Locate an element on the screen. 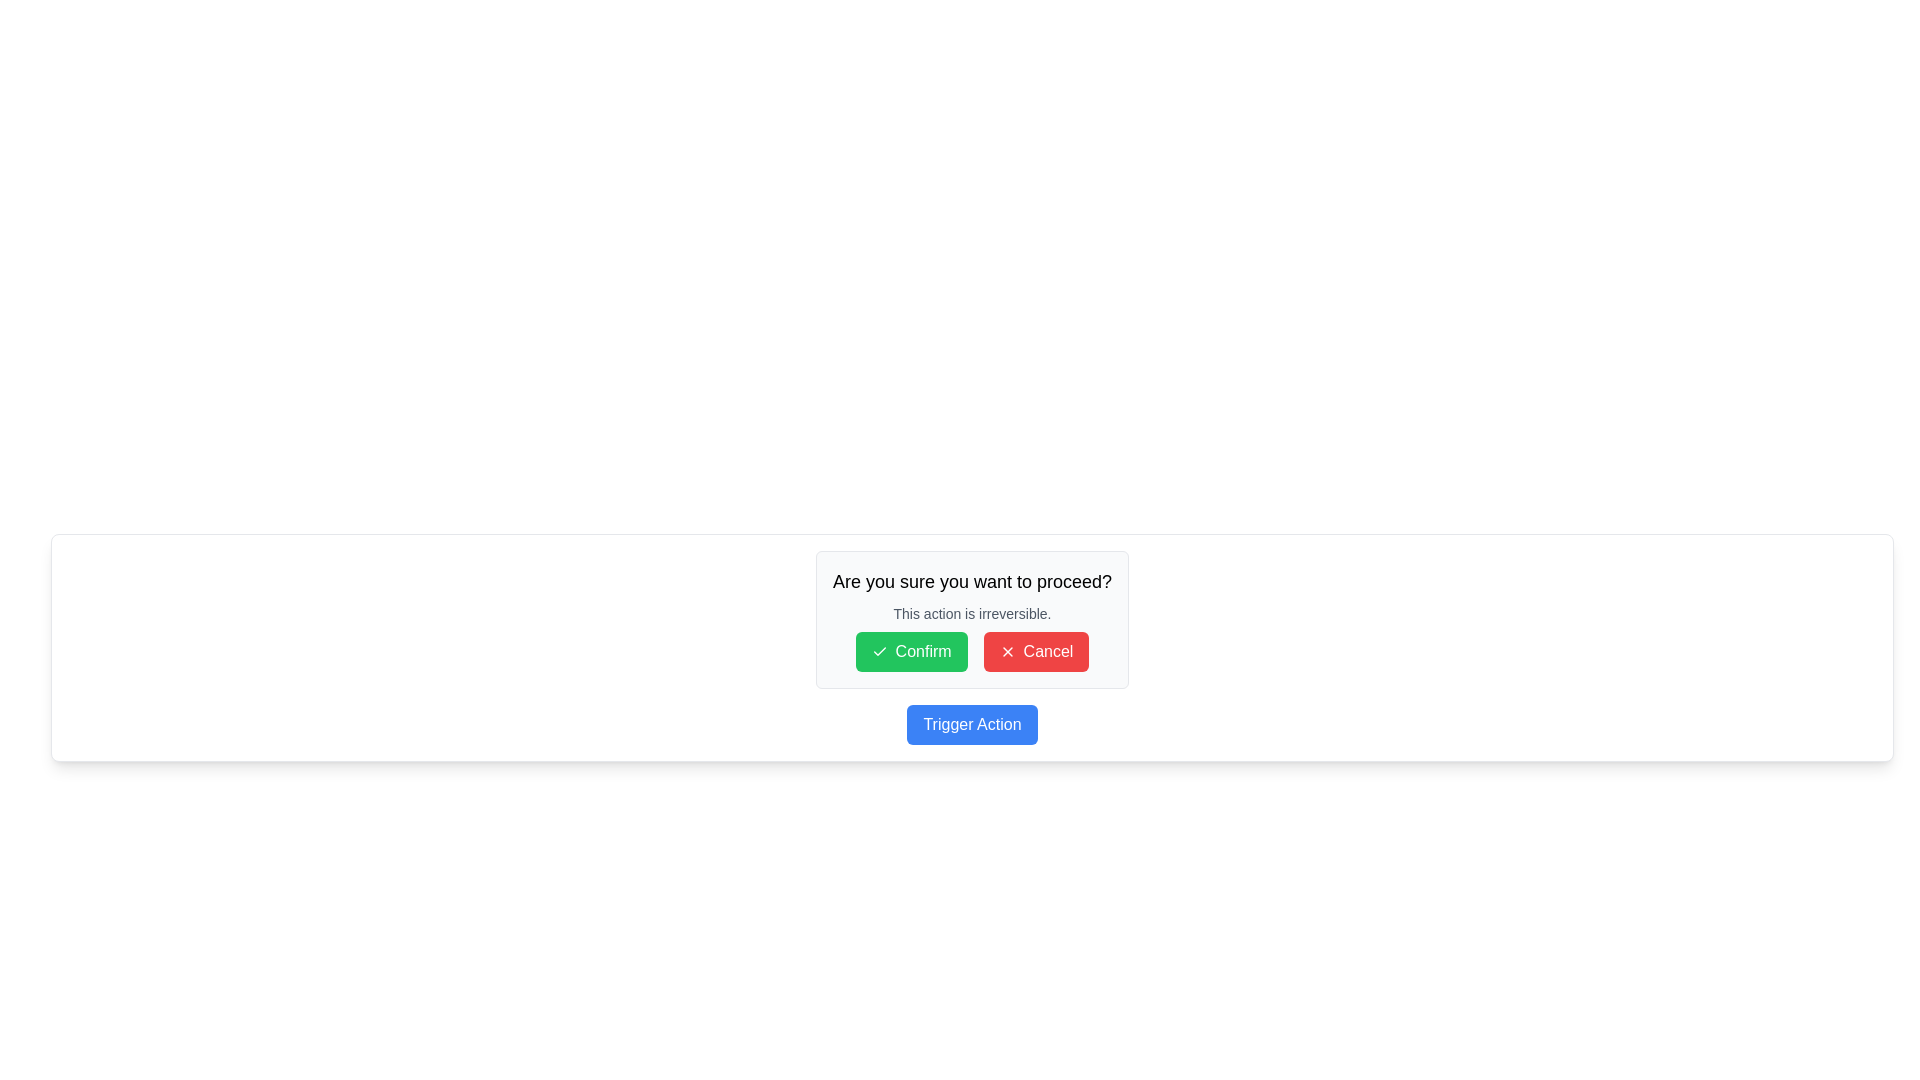 The image size is (1920, 1080). text element that serves as the primary message or heading for the confirmation dialog box, positioned at the top above the statement 'This action is irreversible.' and the buttons 'Confirm' and 'Cancel' is located at coordinates (972, 582).